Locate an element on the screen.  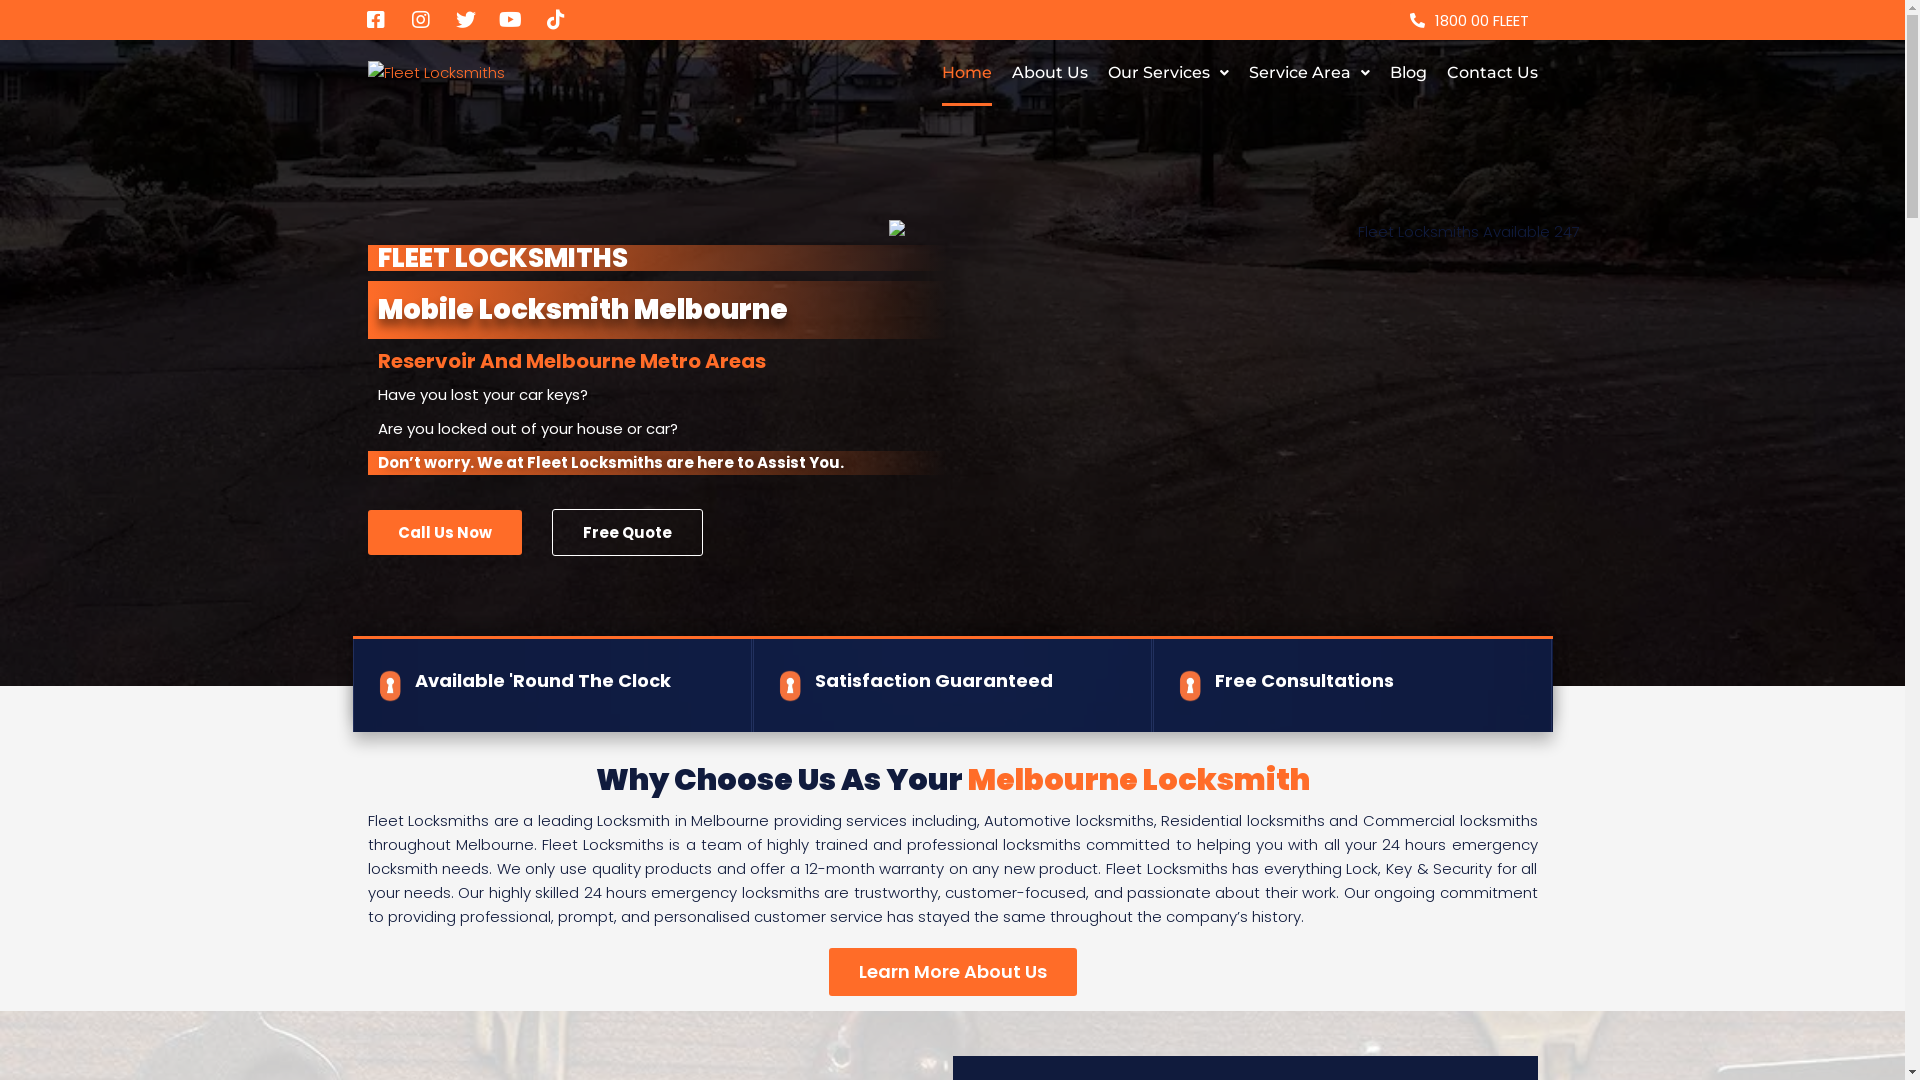
'Contact Us' is located at coordinates (1491, 72).